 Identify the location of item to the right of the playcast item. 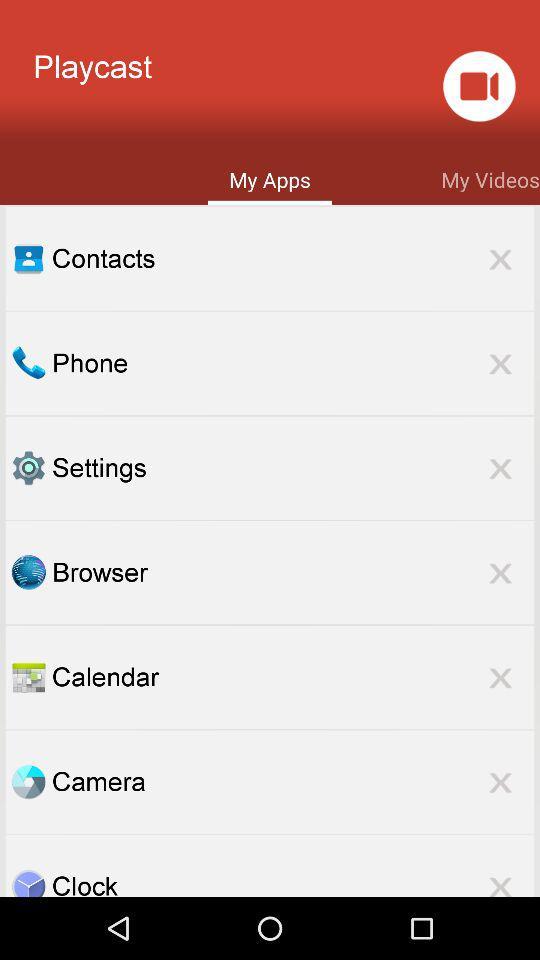
(478, 86).